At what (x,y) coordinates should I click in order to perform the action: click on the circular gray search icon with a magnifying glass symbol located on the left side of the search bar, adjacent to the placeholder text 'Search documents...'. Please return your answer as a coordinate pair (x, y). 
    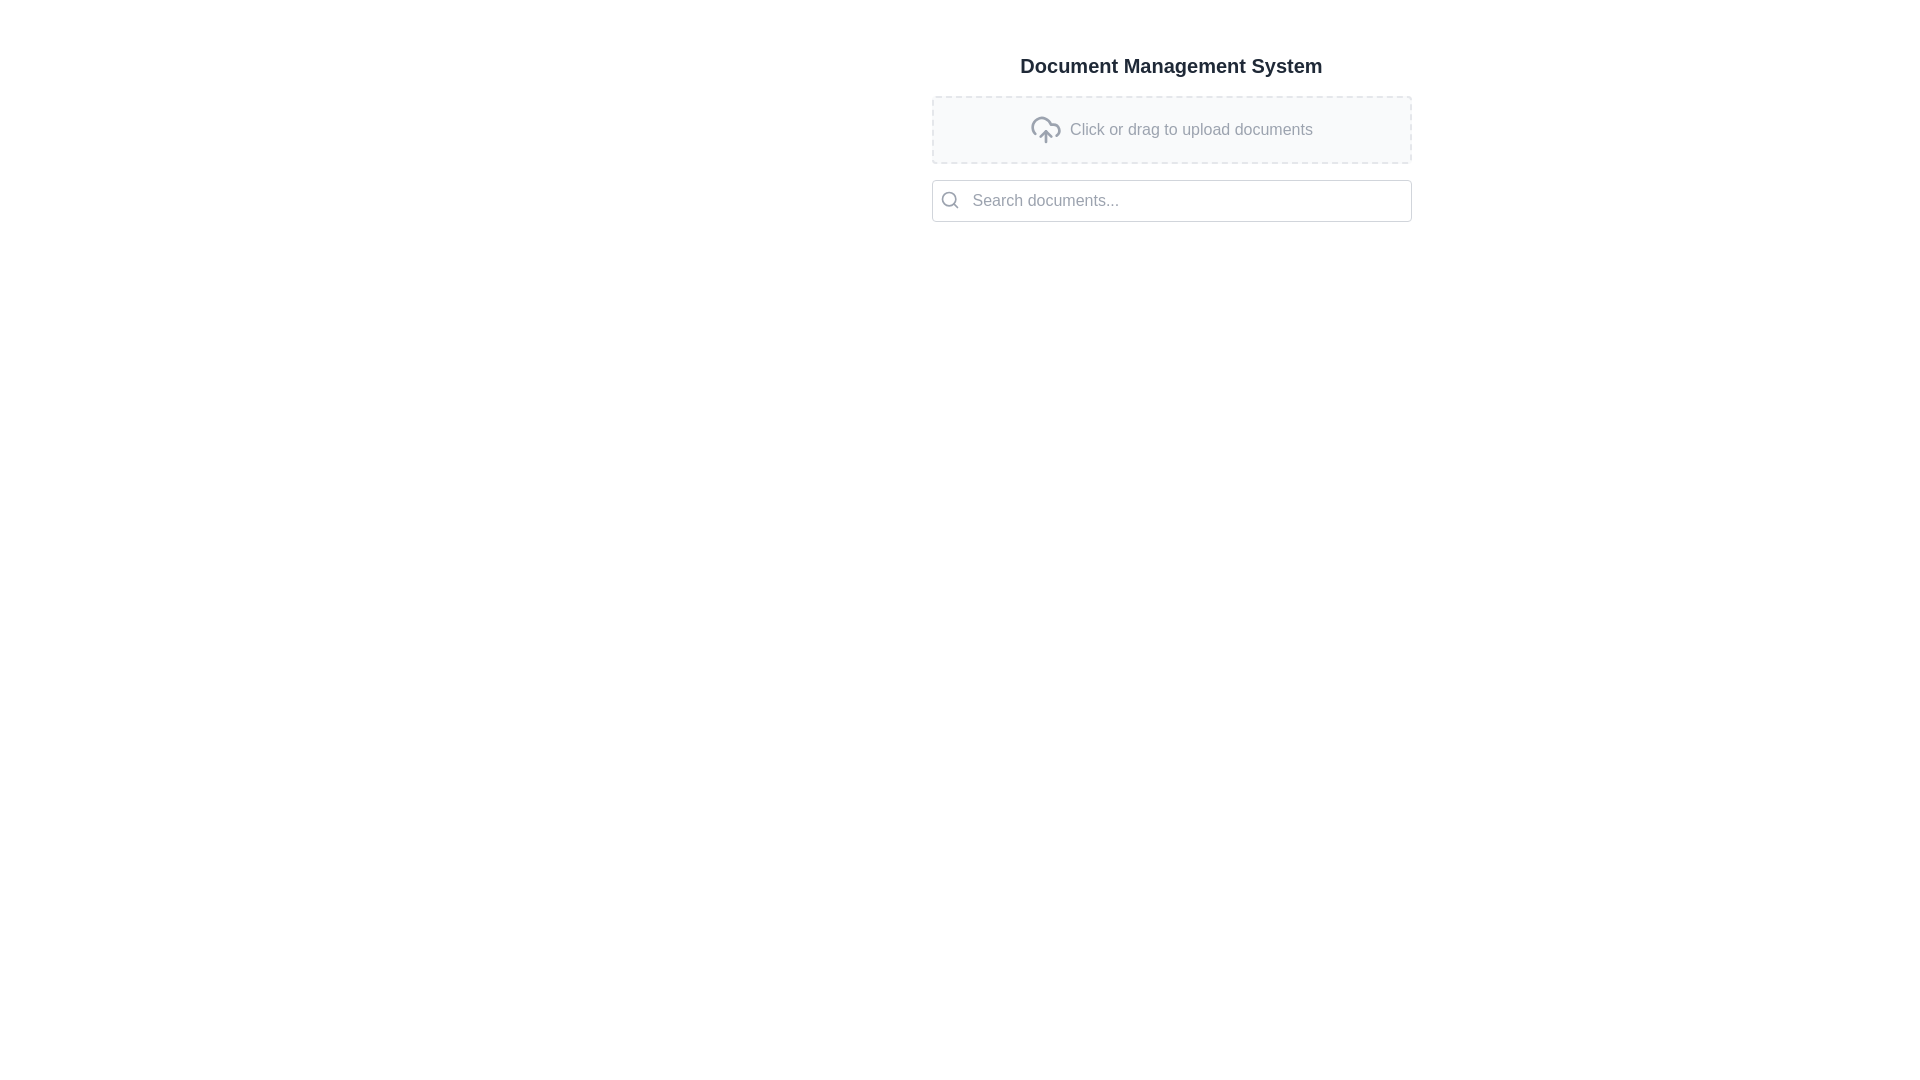
    Looking at the image, I should click on (948, 200).